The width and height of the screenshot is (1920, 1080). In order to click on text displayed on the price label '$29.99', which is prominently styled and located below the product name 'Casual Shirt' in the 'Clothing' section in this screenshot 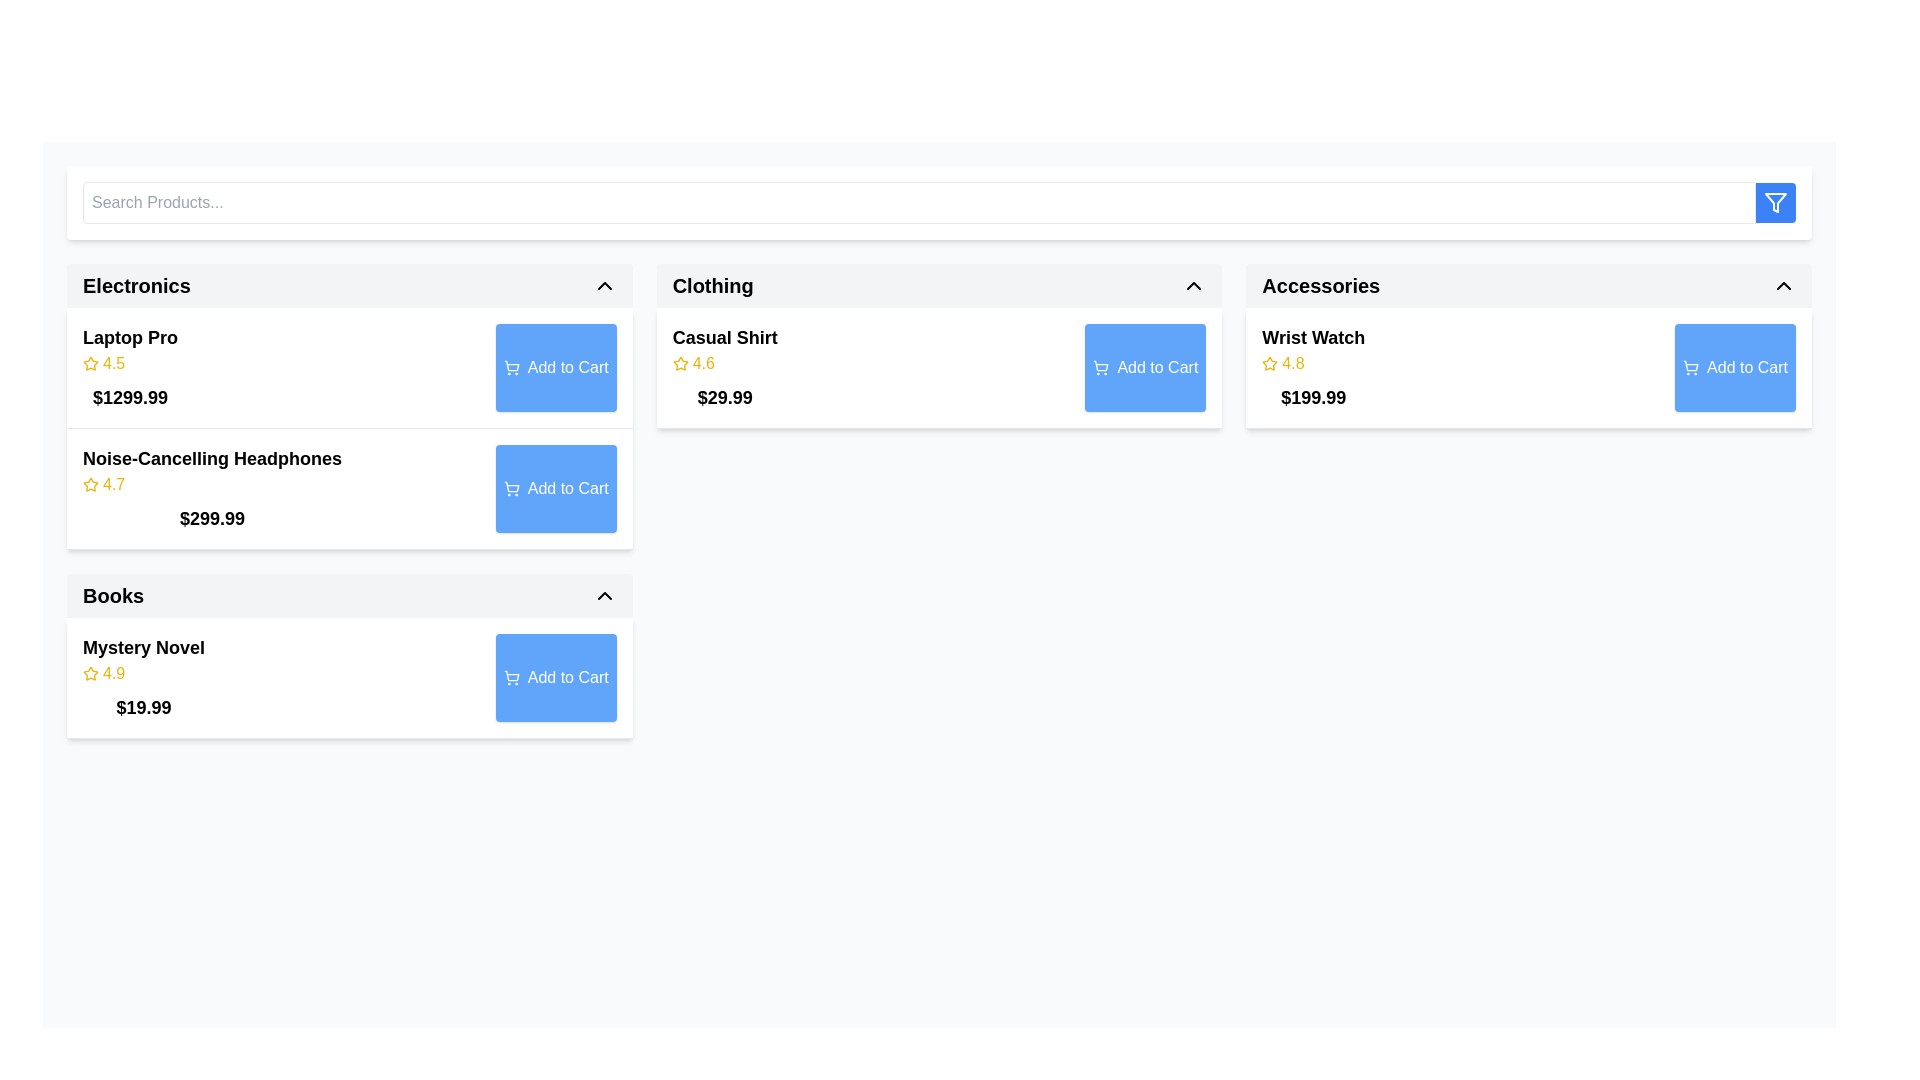, I will do `click(724, 397)`.